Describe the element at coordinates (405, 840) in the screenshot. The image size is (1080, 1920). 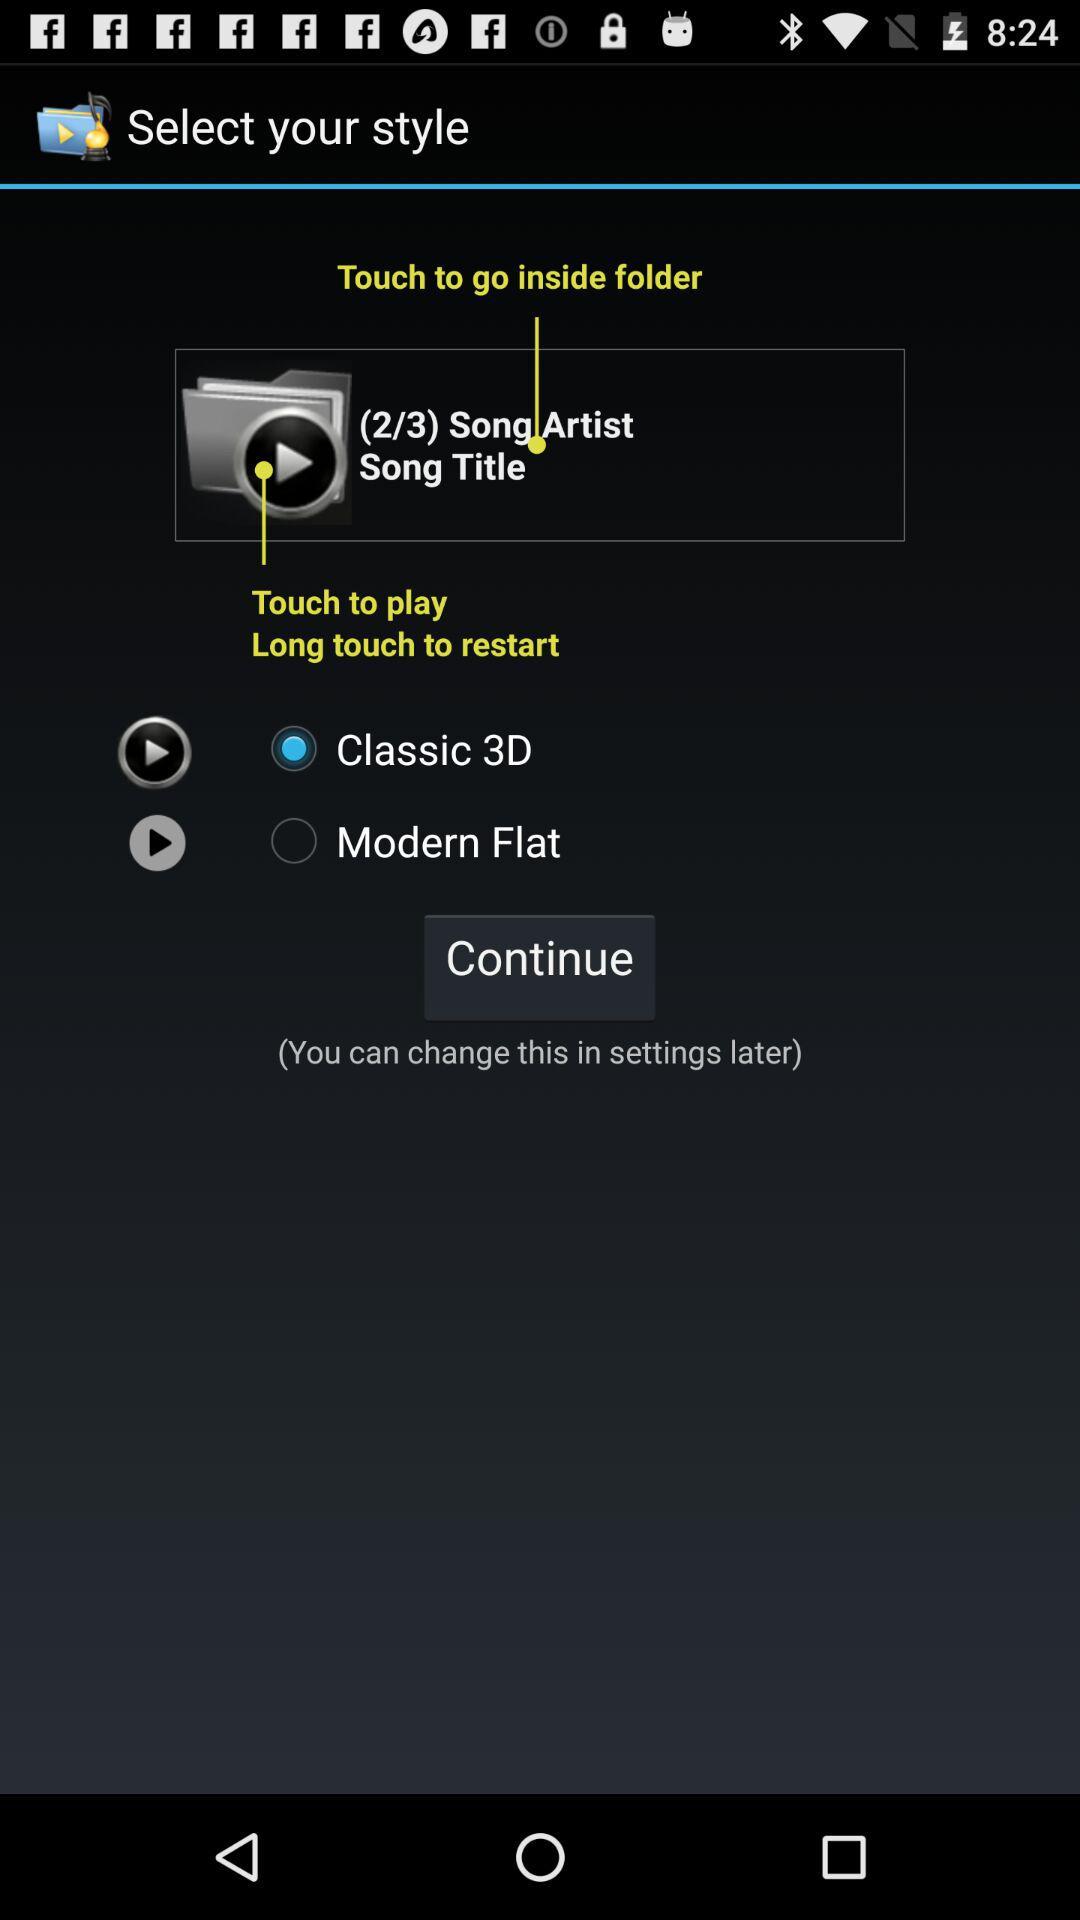
I see `the modern flat icon` at that location.